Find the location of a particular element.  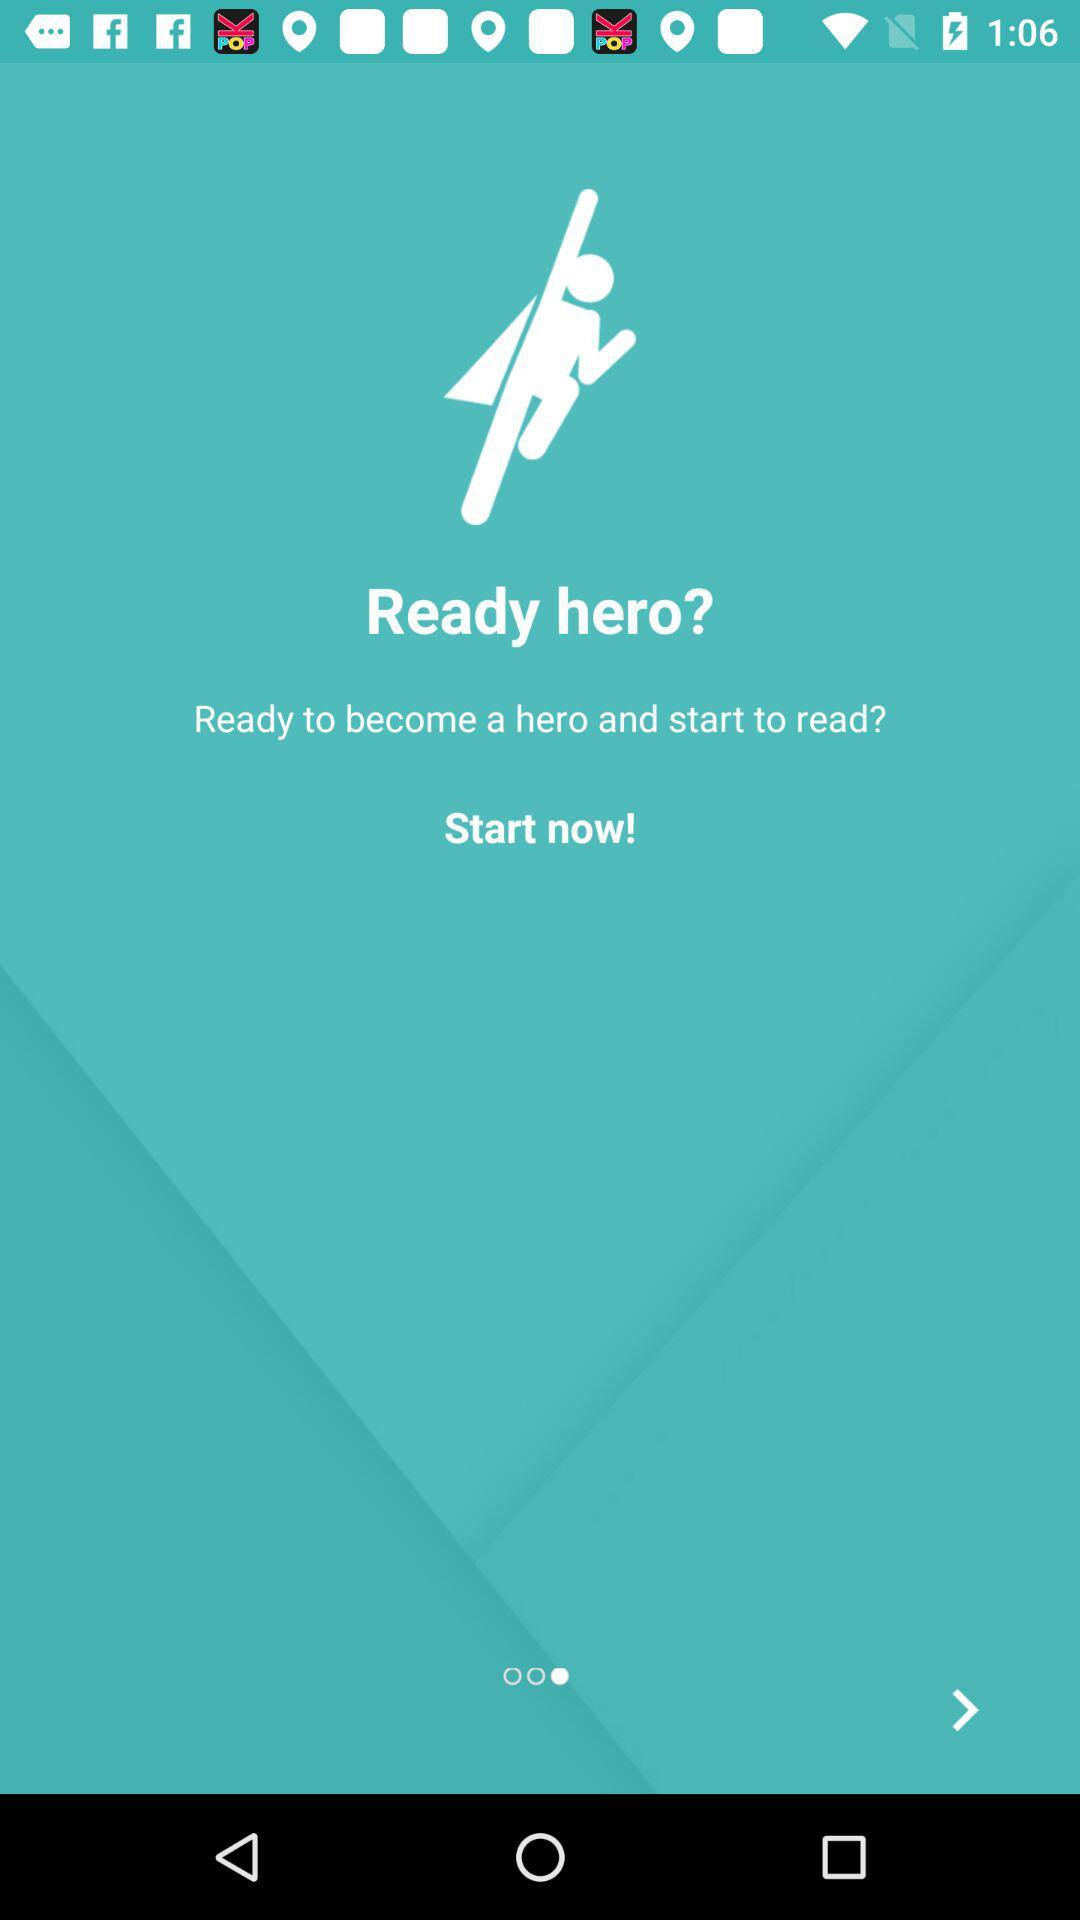

forward button is located at coordinates (963, 1708).